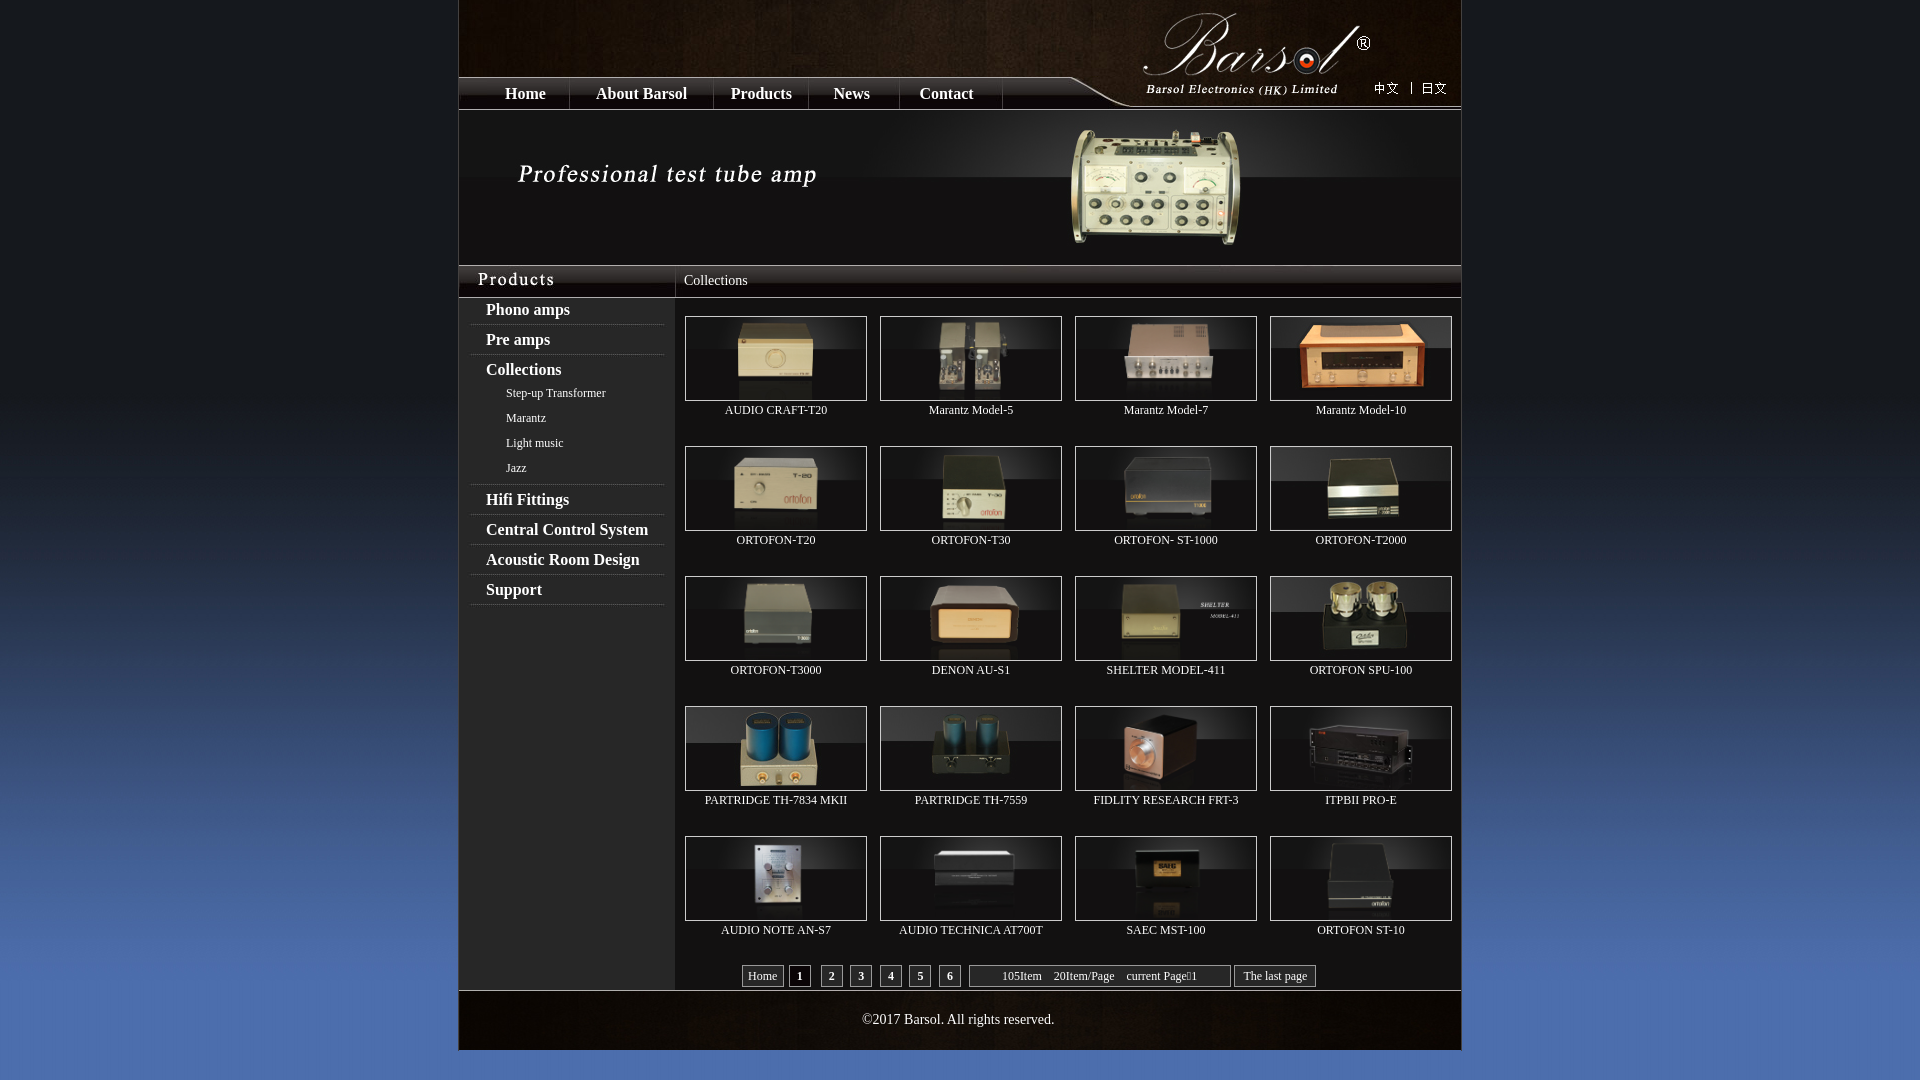 The image size is (1920, 1080). I want to click on 'FIDLITY RESEARCH FRT-3', so click(1092, 798).